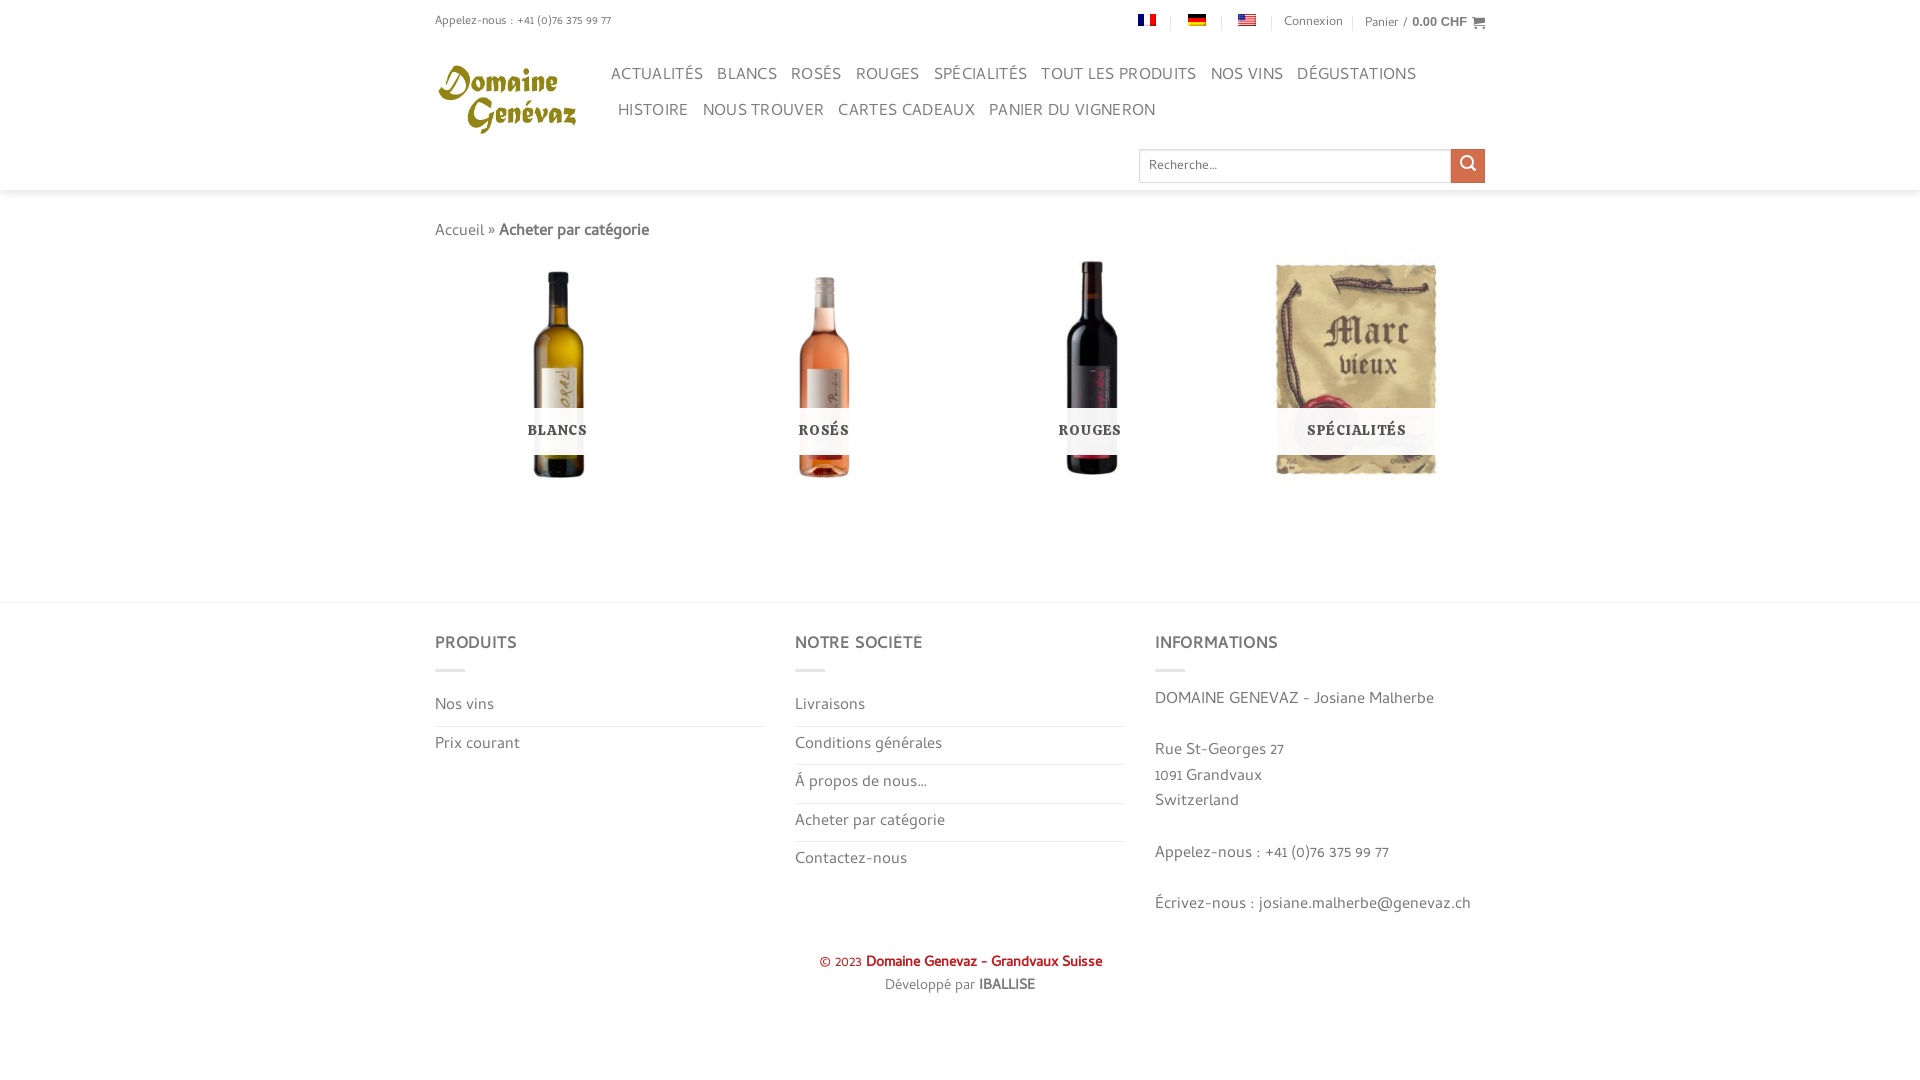  Describe the element at coordinates (988, 111) in the screenshot. I see `'PANIER DU VIGNERON'` at that location.